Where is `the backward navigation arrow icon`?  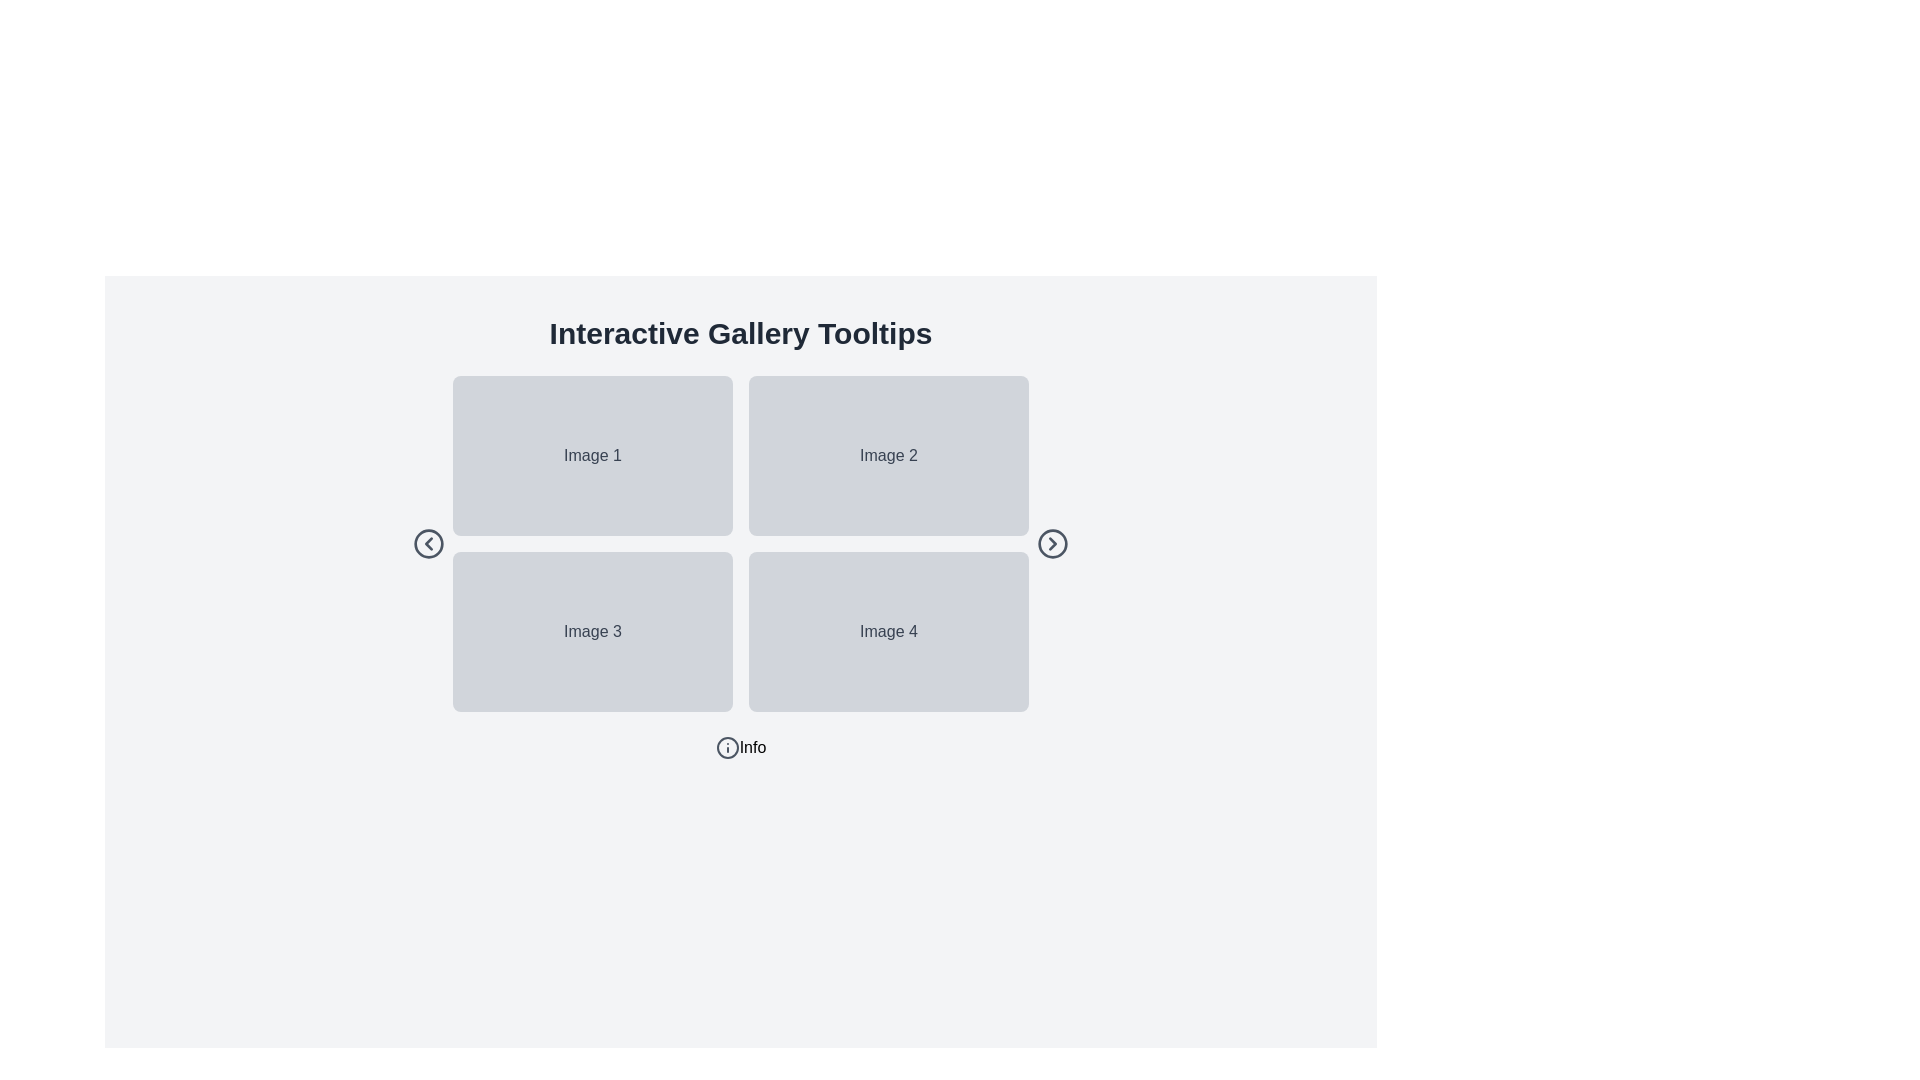
the backward navigation arrow icon is located at coordinates (427, 543).